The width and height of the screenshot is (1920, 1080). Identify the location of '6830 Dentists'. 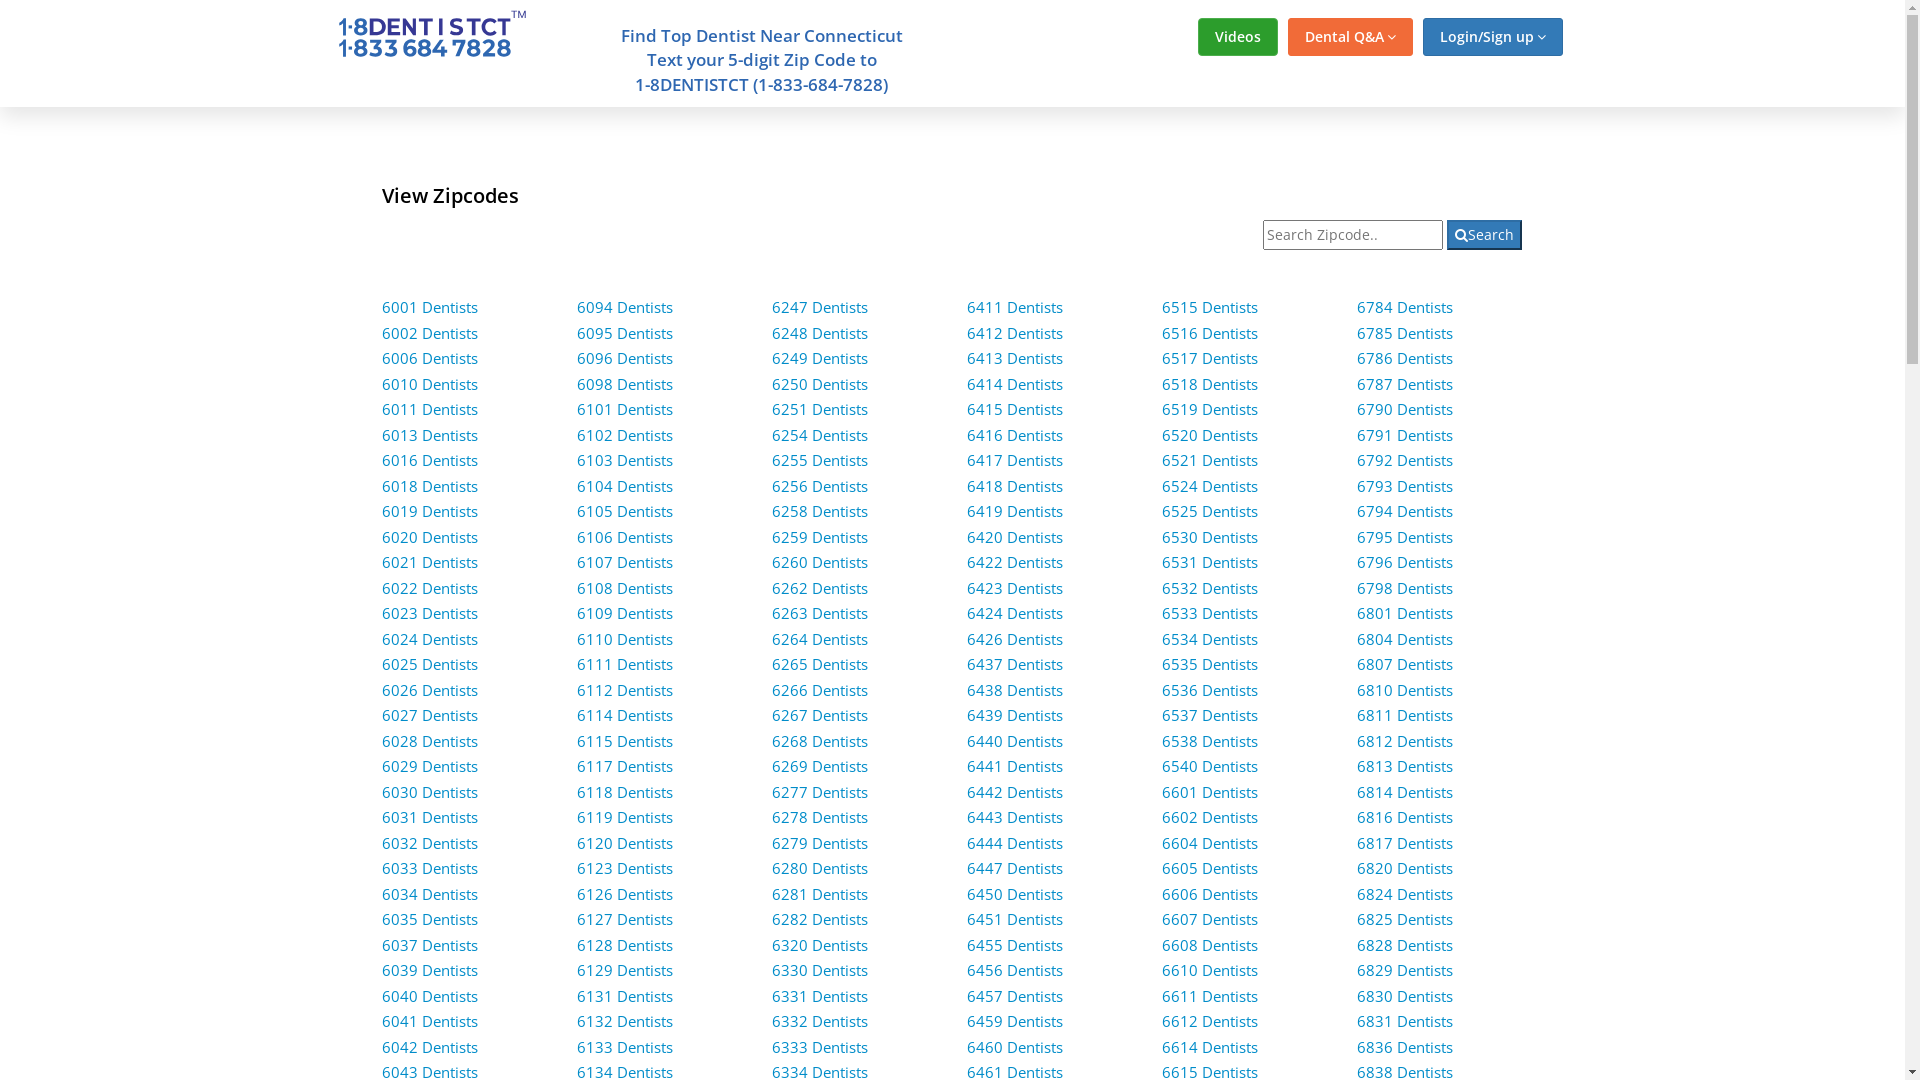
(1404, 995).